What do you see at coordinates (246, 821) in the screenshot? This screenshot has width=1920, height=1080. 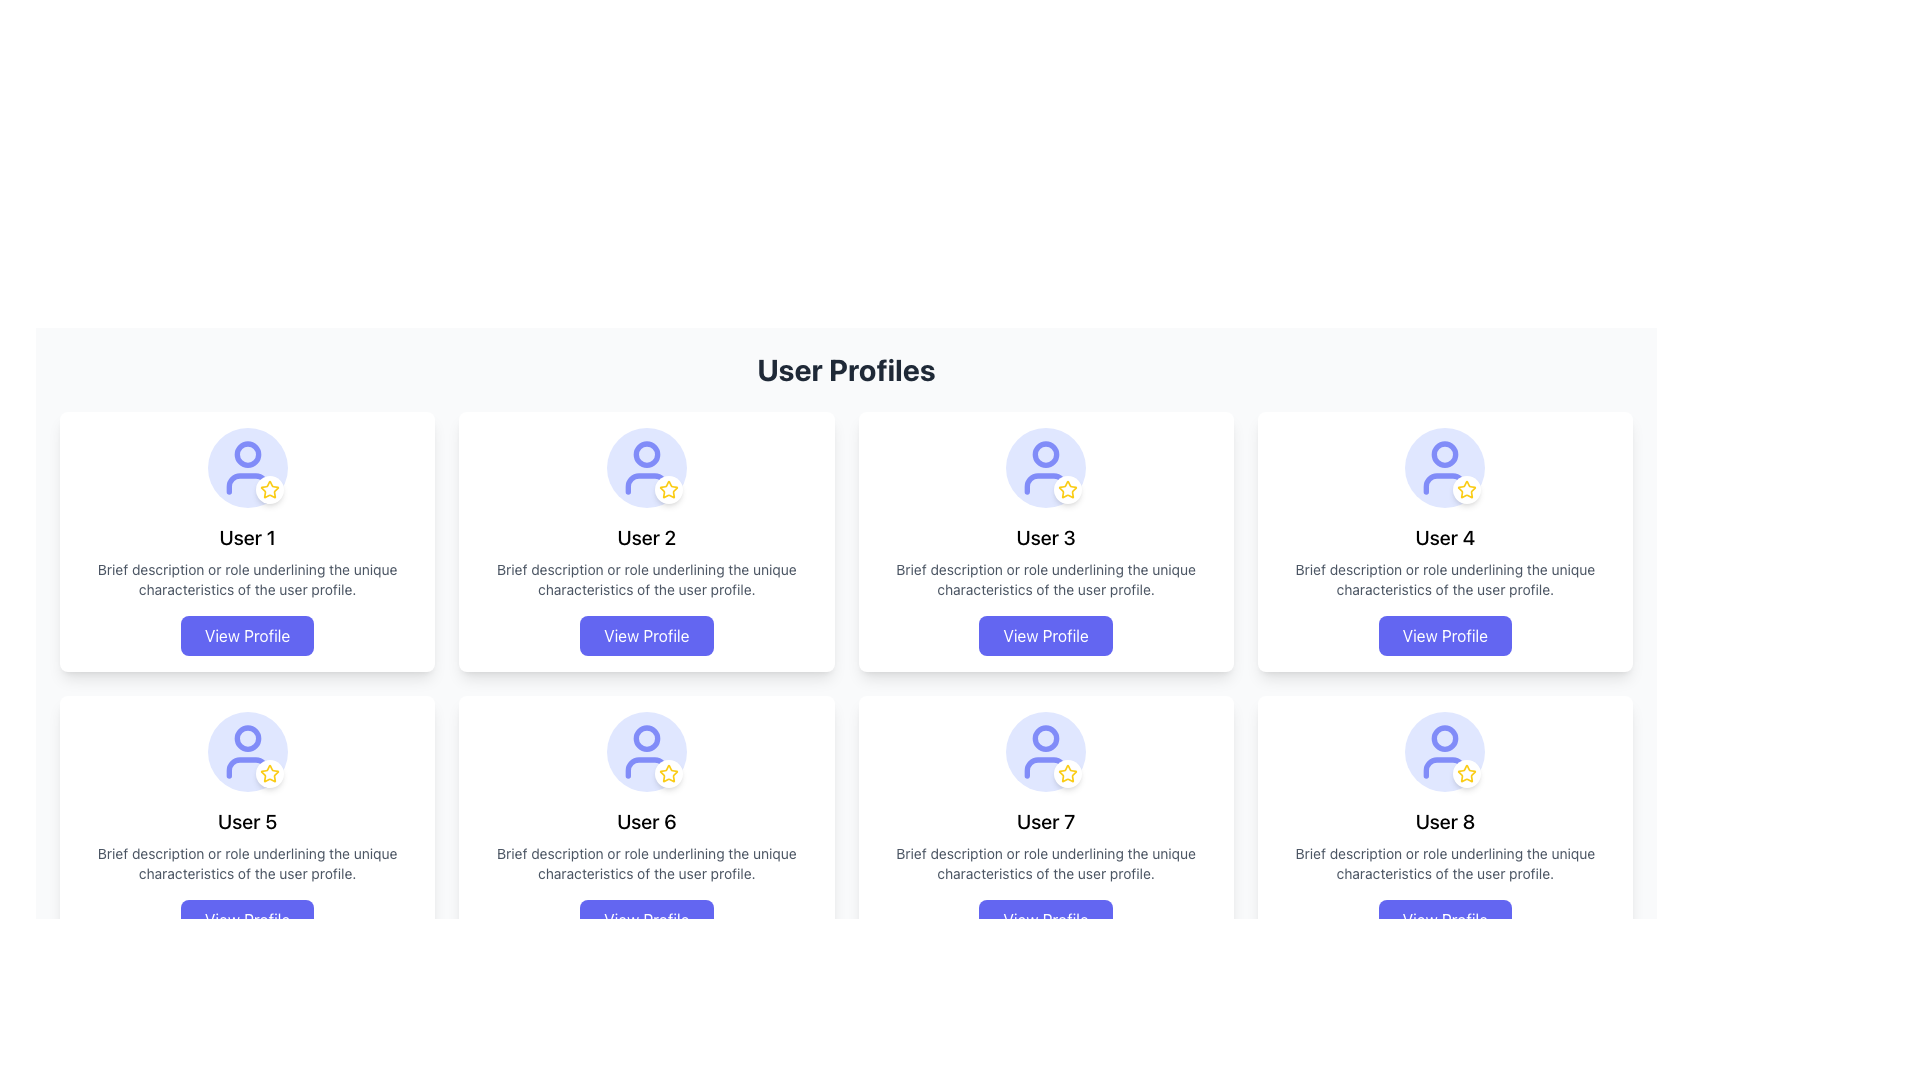 I see `the text label displaying 'User 5' which is centered in the second row of user profile cards` at bounding box center [246, 821].